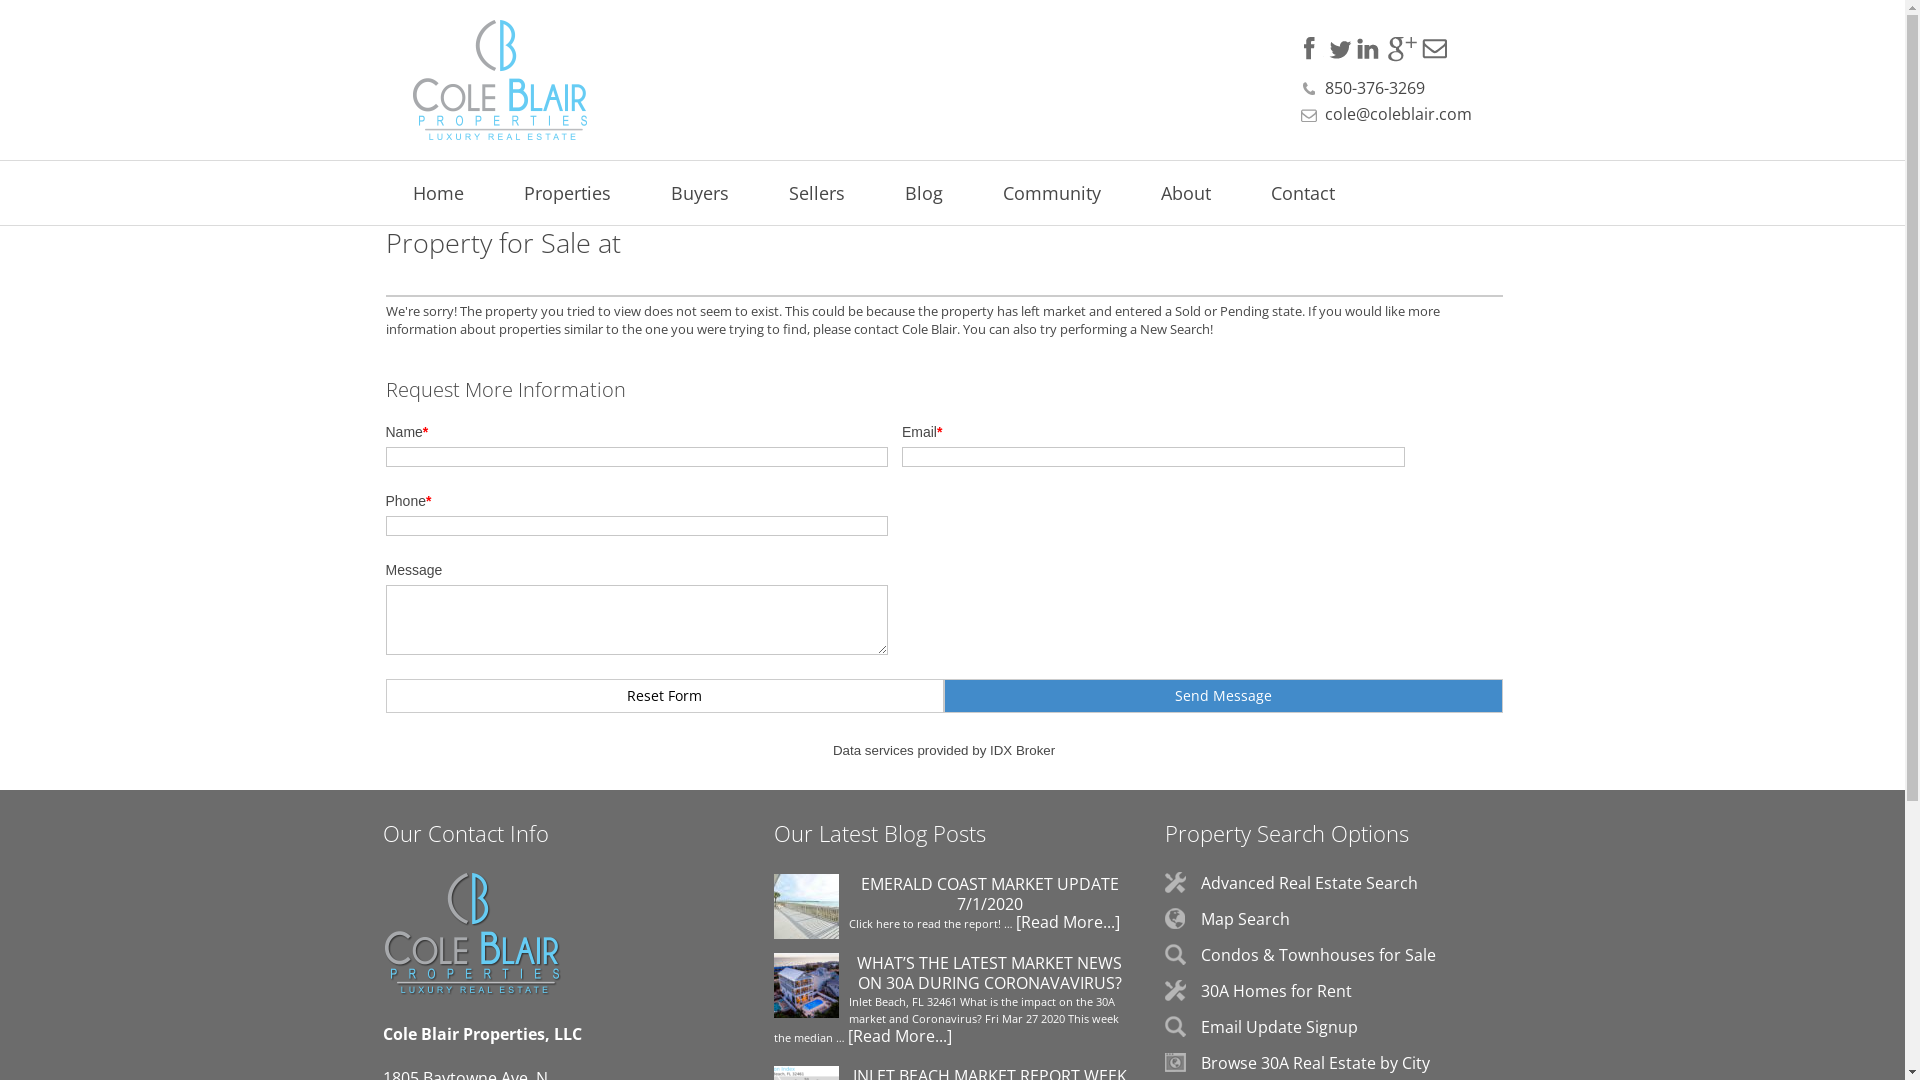 Image resolution: width=1920 pixels, height=1080 pixels. What do you see at coordinates (665, 694) in the screenshot?
I see `'Reset Form'` at bounding box center [665, 694].